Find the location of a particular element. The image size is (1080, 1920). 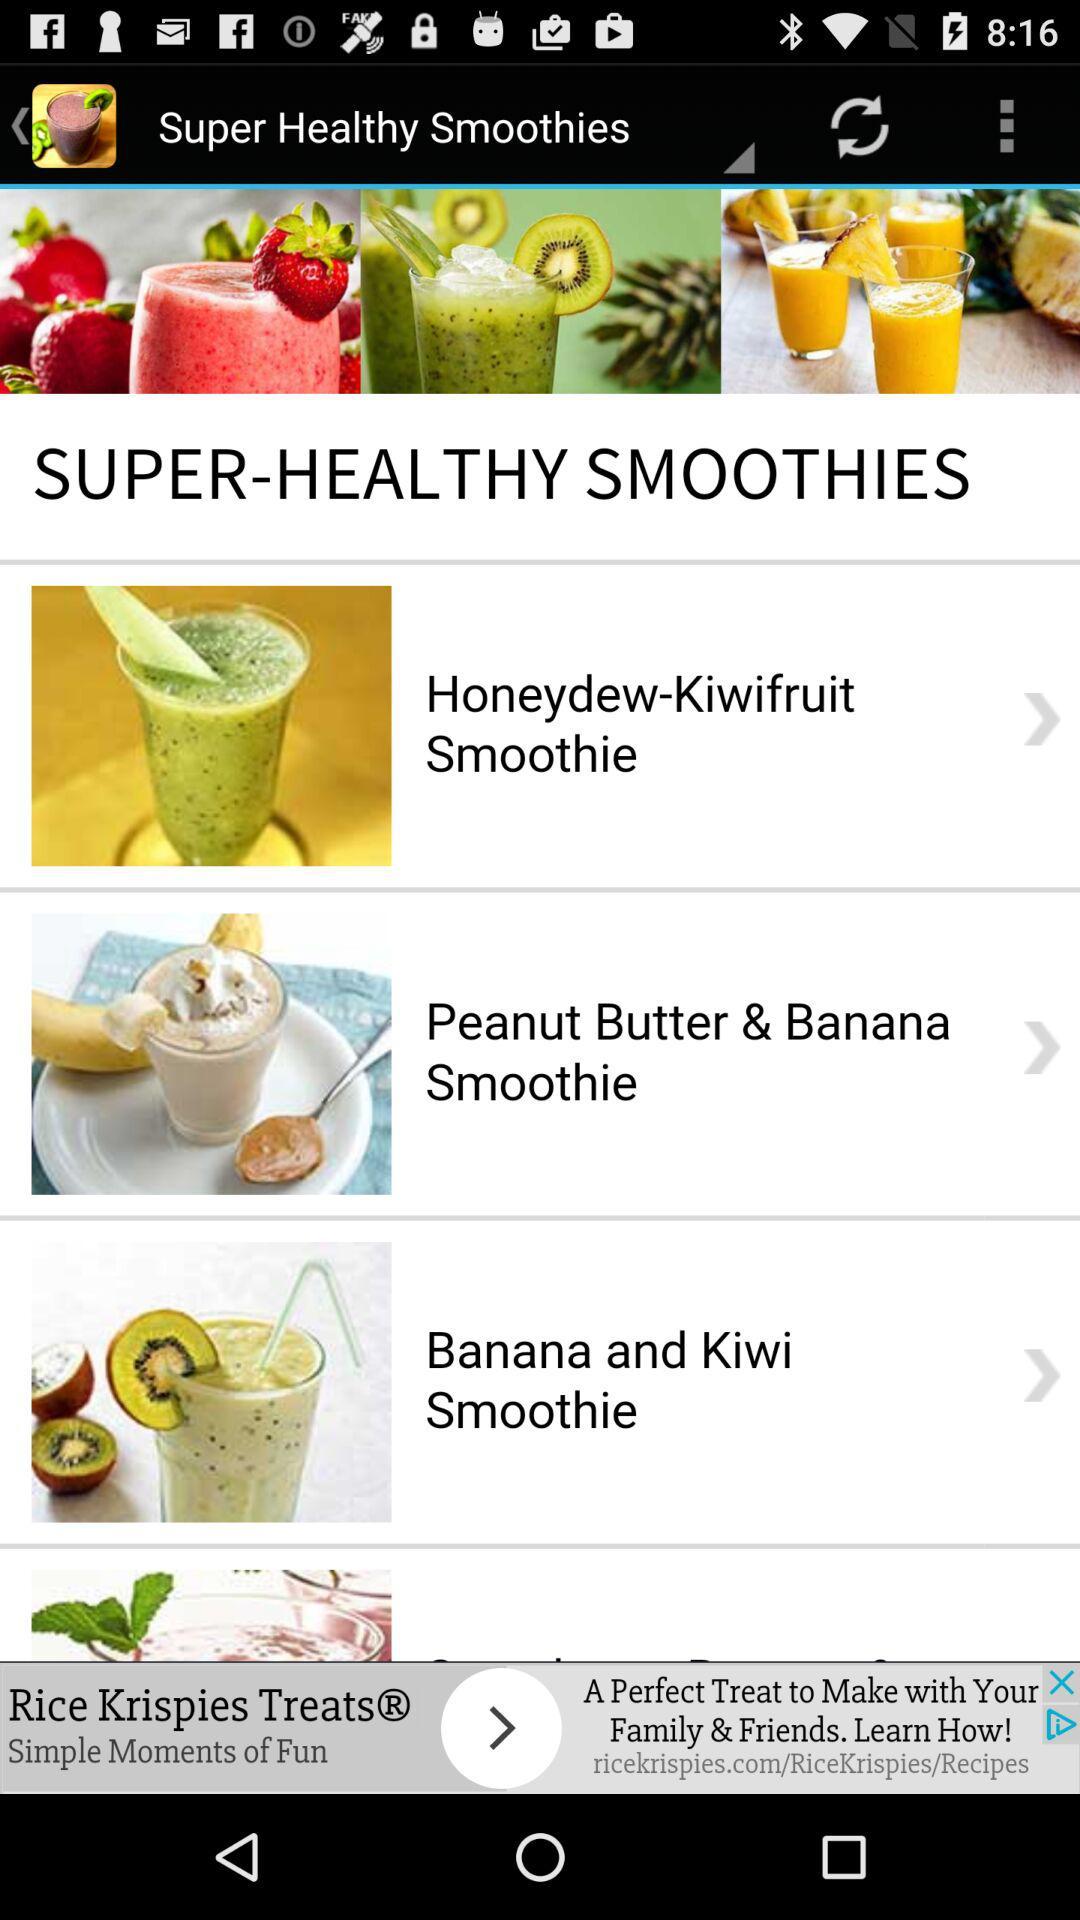

main content area is located at coordinates (540, 924).